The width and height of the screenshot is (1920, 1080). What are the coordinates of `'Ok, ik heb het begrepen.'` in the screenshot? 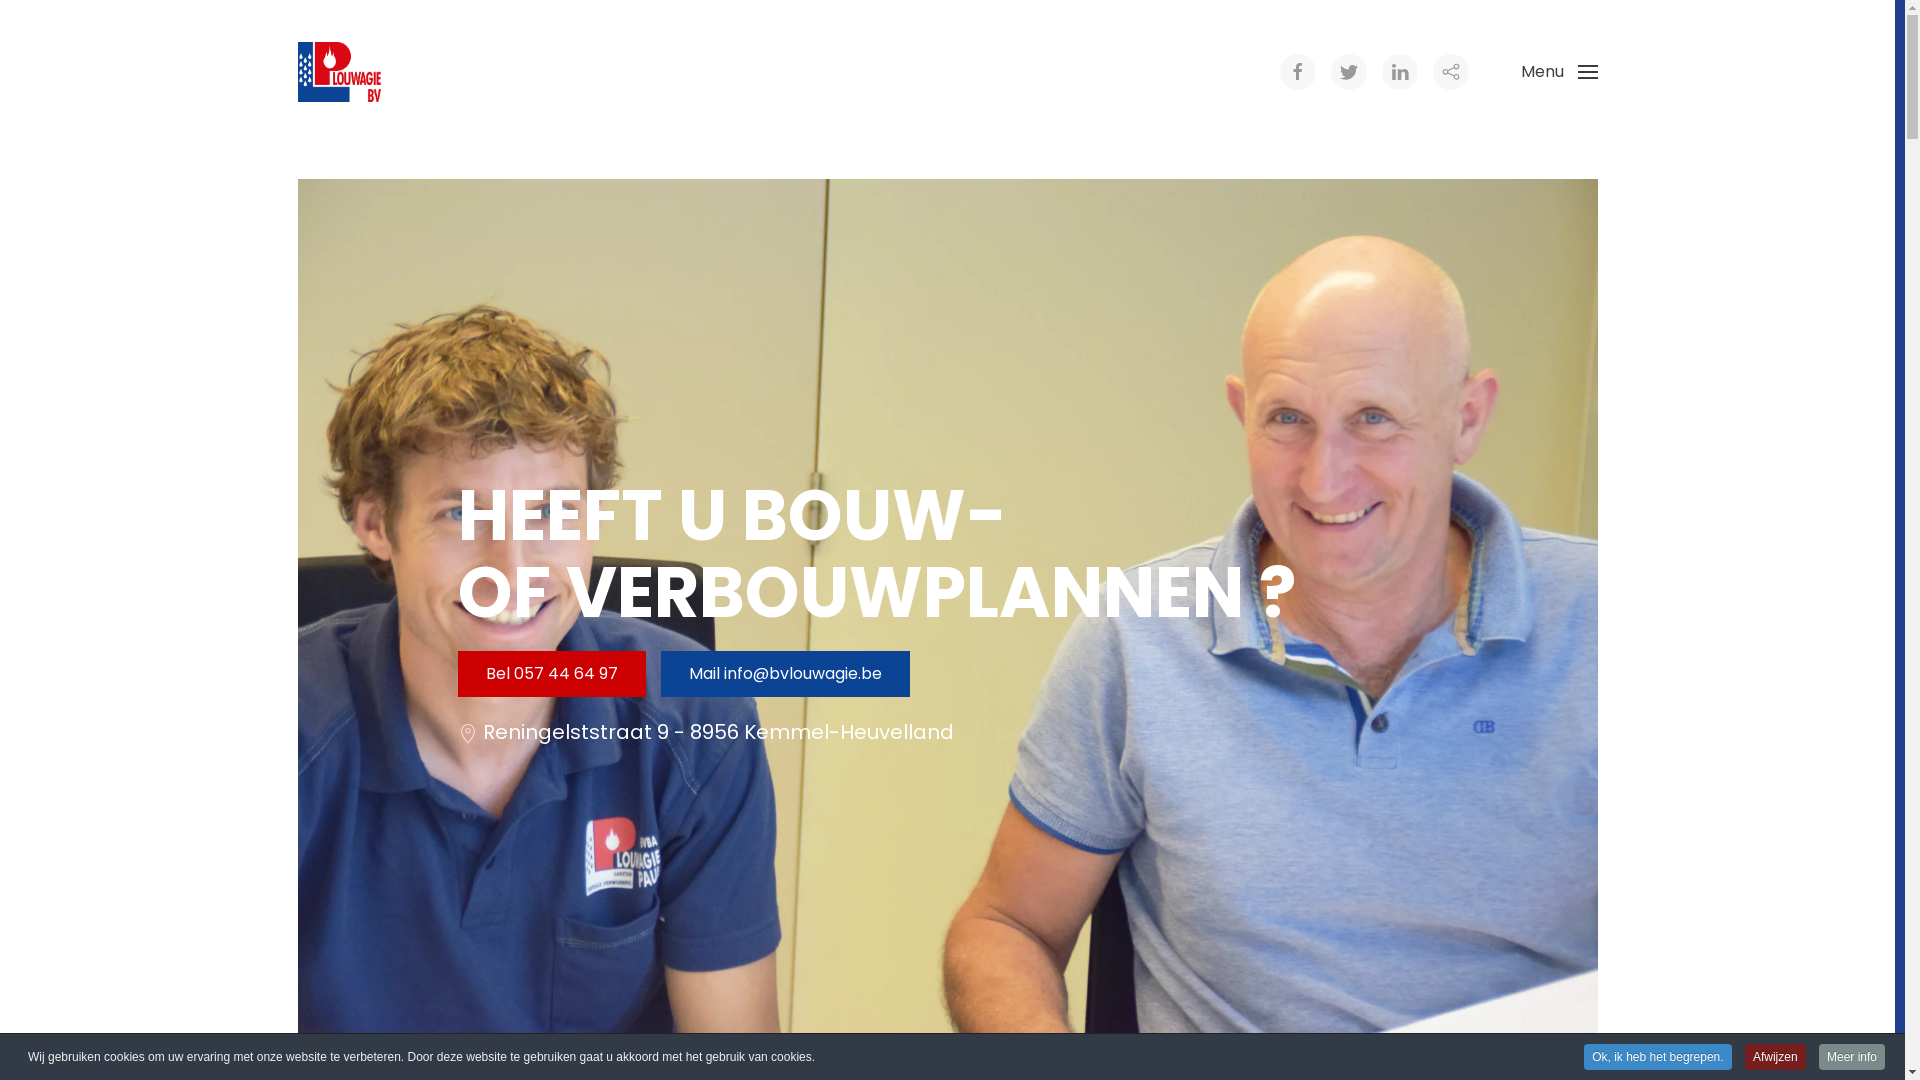 It's located at (1657, 1055).